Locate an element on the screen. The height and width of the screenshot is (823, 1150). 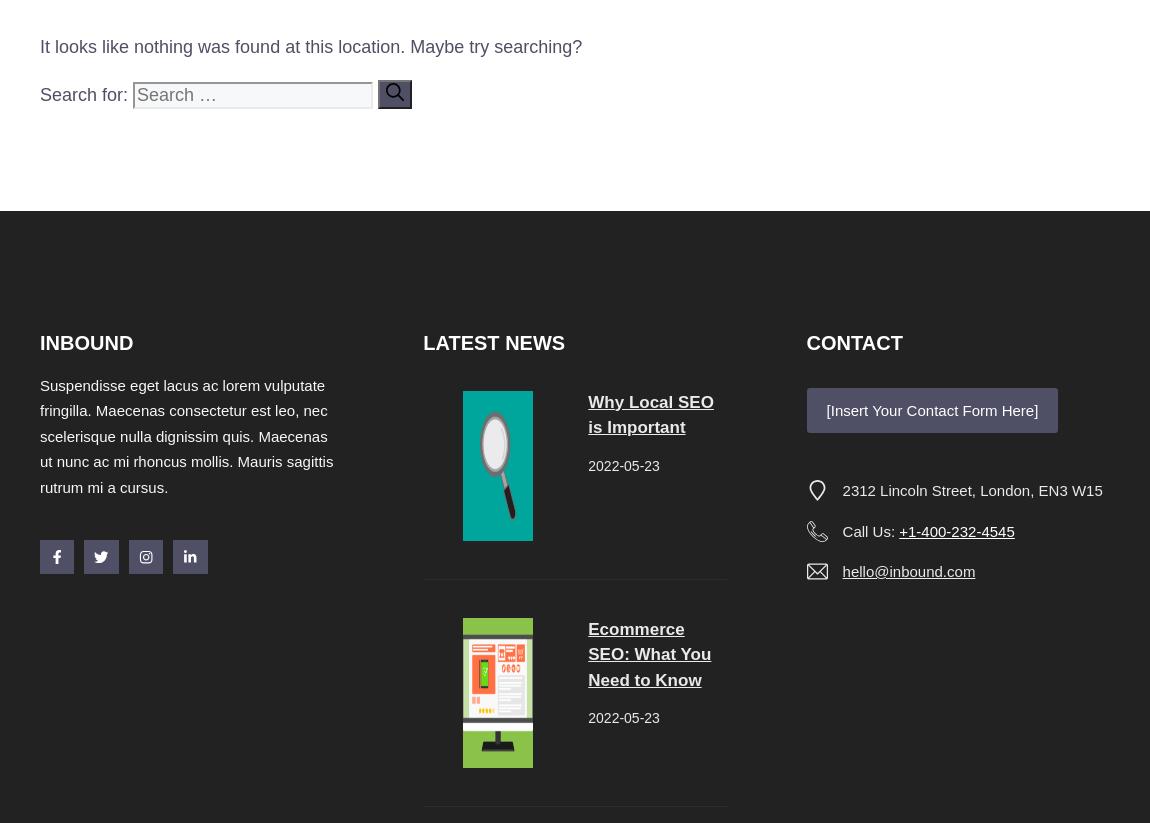
'Call Us:' is located at coordinates (870, 529).